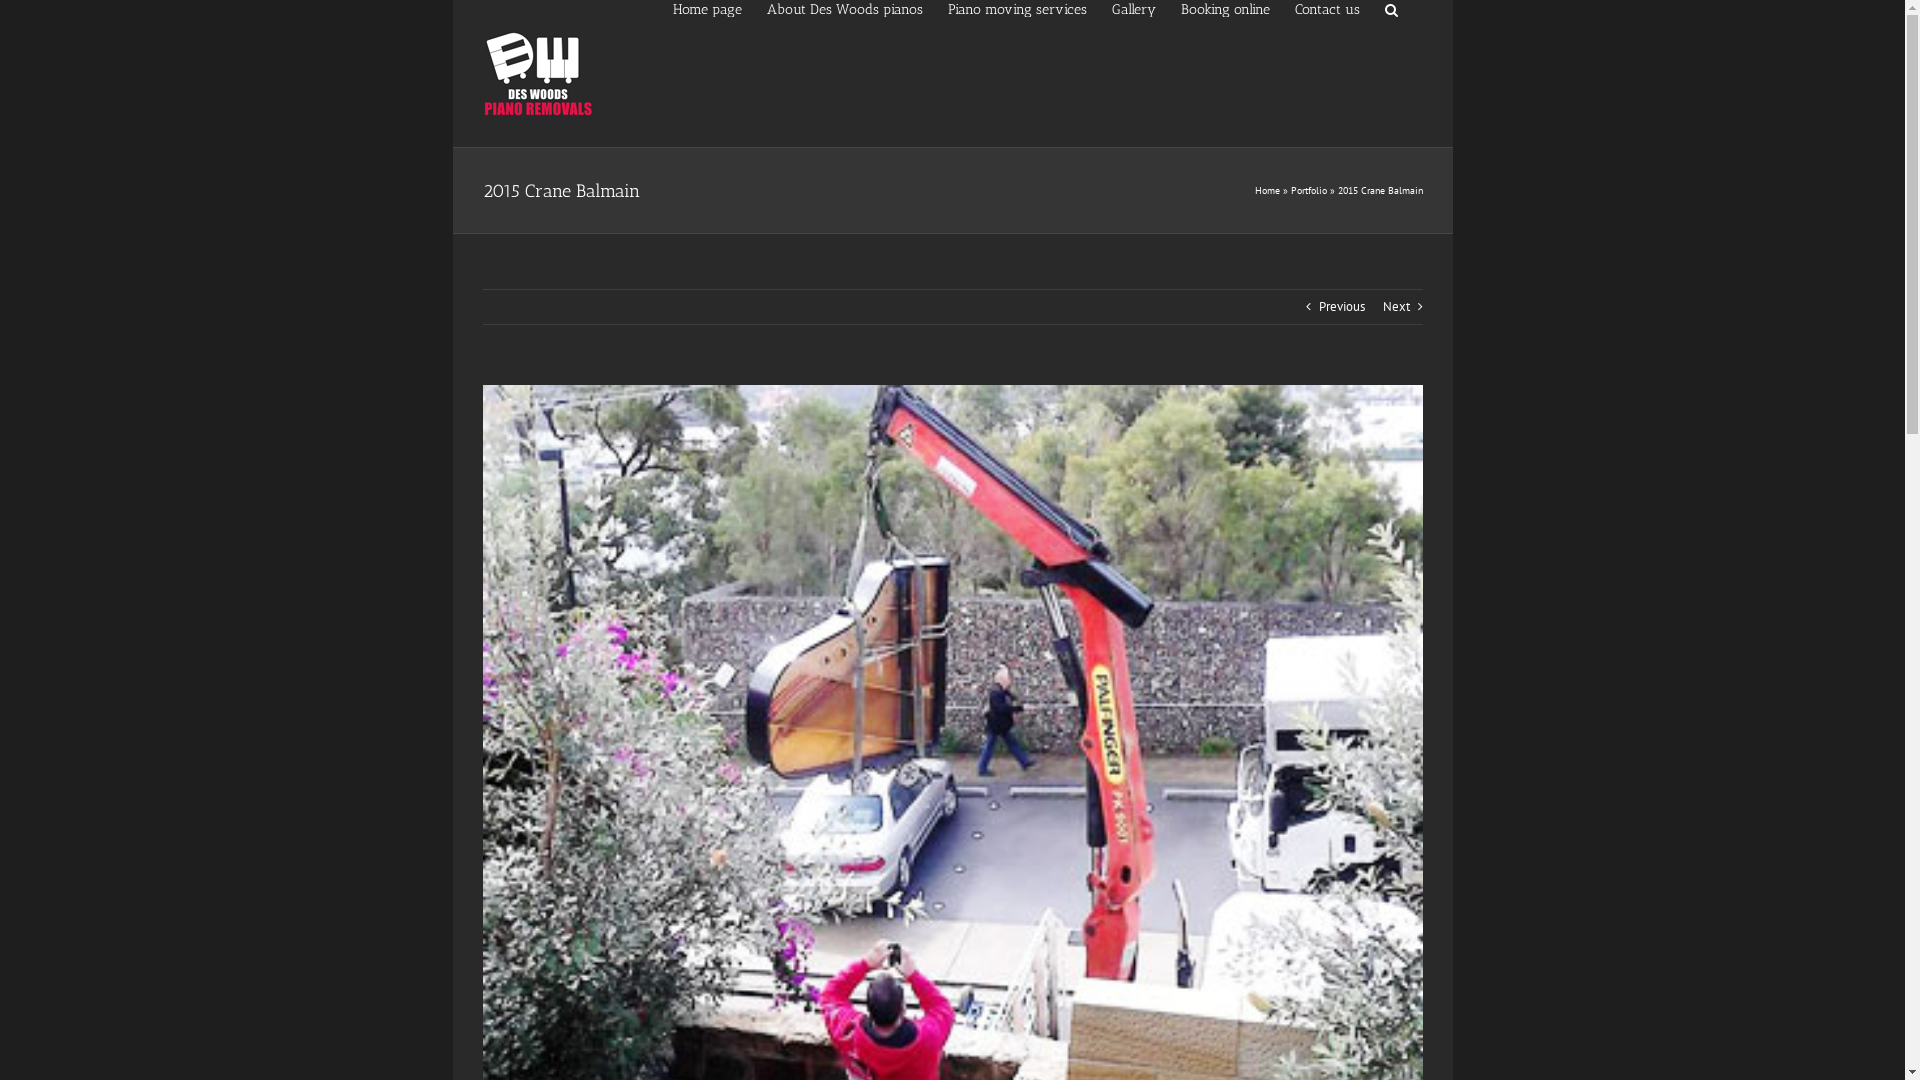 The image size is (1920, 1080). What do you see at coordinates (1394, 307) in the screenshot?
I see `'Next'` at bounding box center [1394, 307].